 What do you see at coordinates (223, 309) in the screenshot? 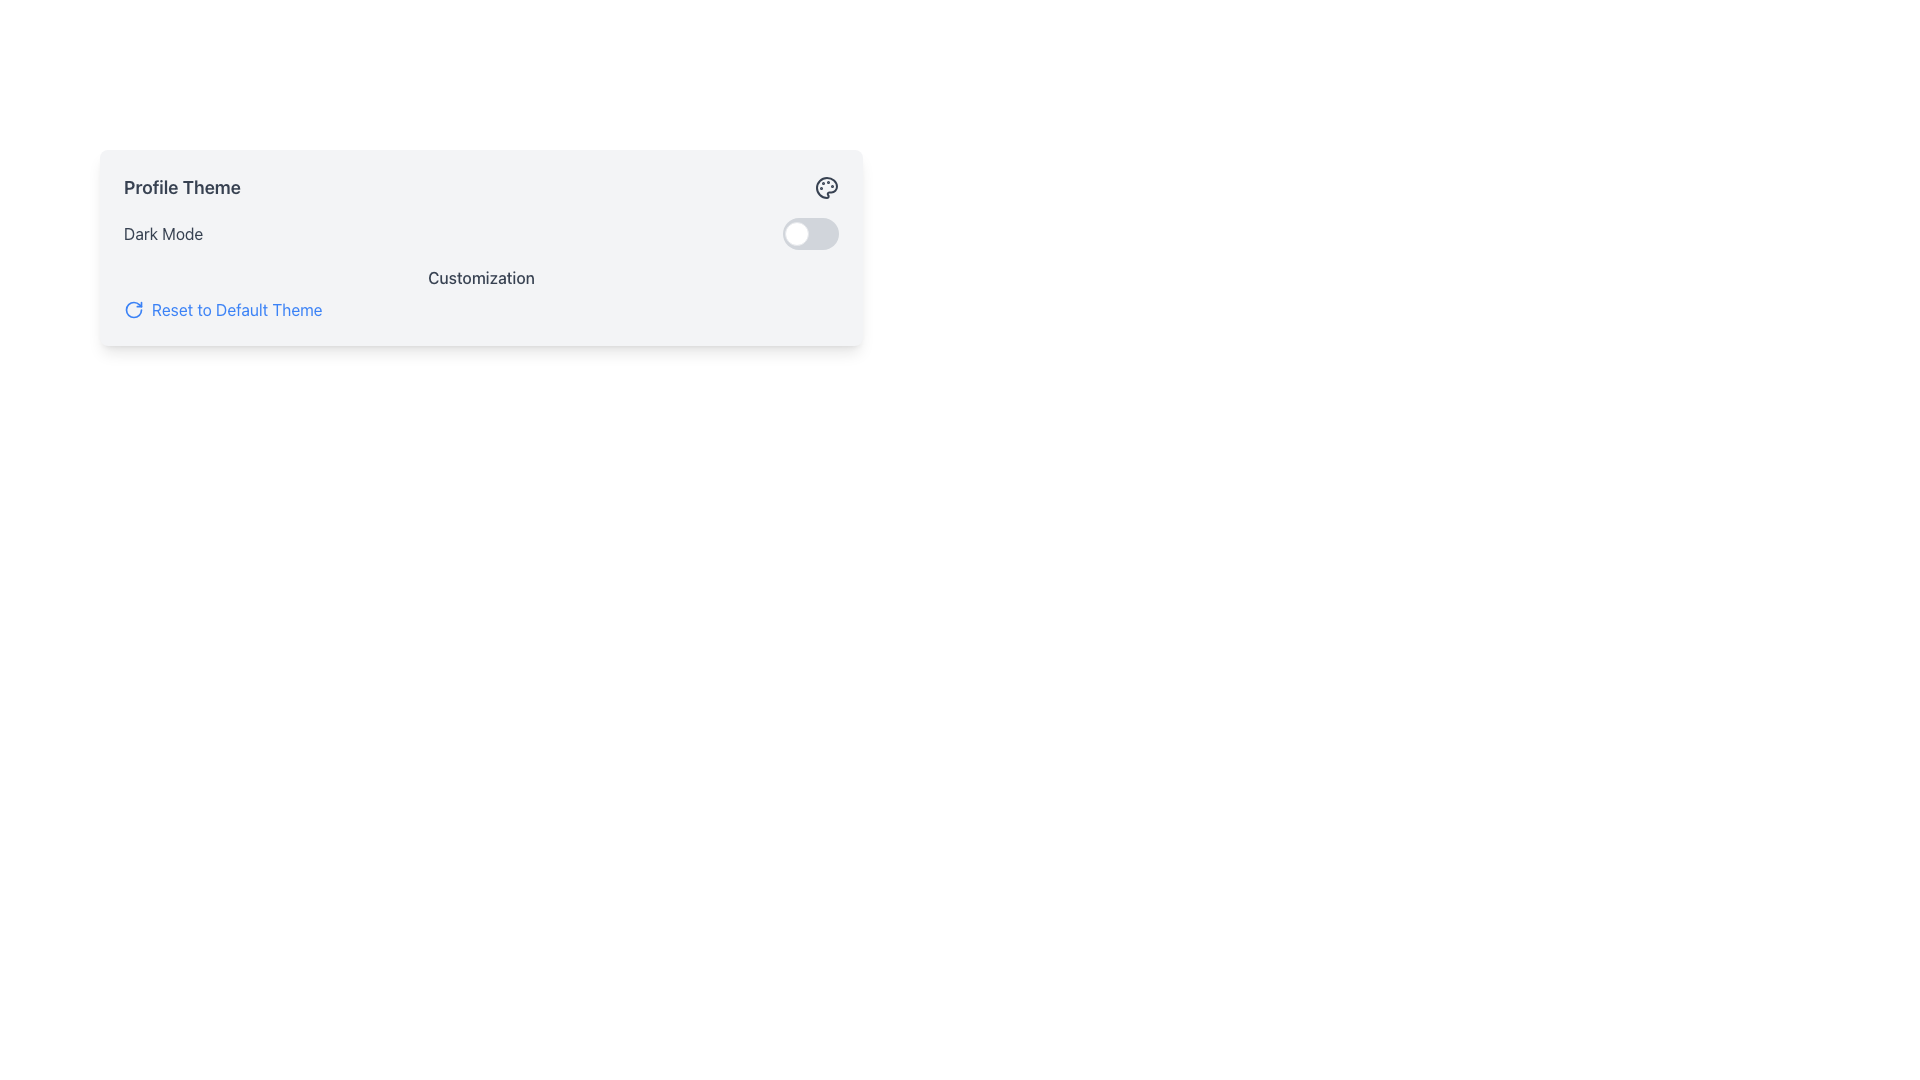
I see `the interactive hyperlink labeled 'Reset to Default Theme' with a circular arrow icon, located in the 'Customization' section of the settings panel` at bounding box center [223, 309].